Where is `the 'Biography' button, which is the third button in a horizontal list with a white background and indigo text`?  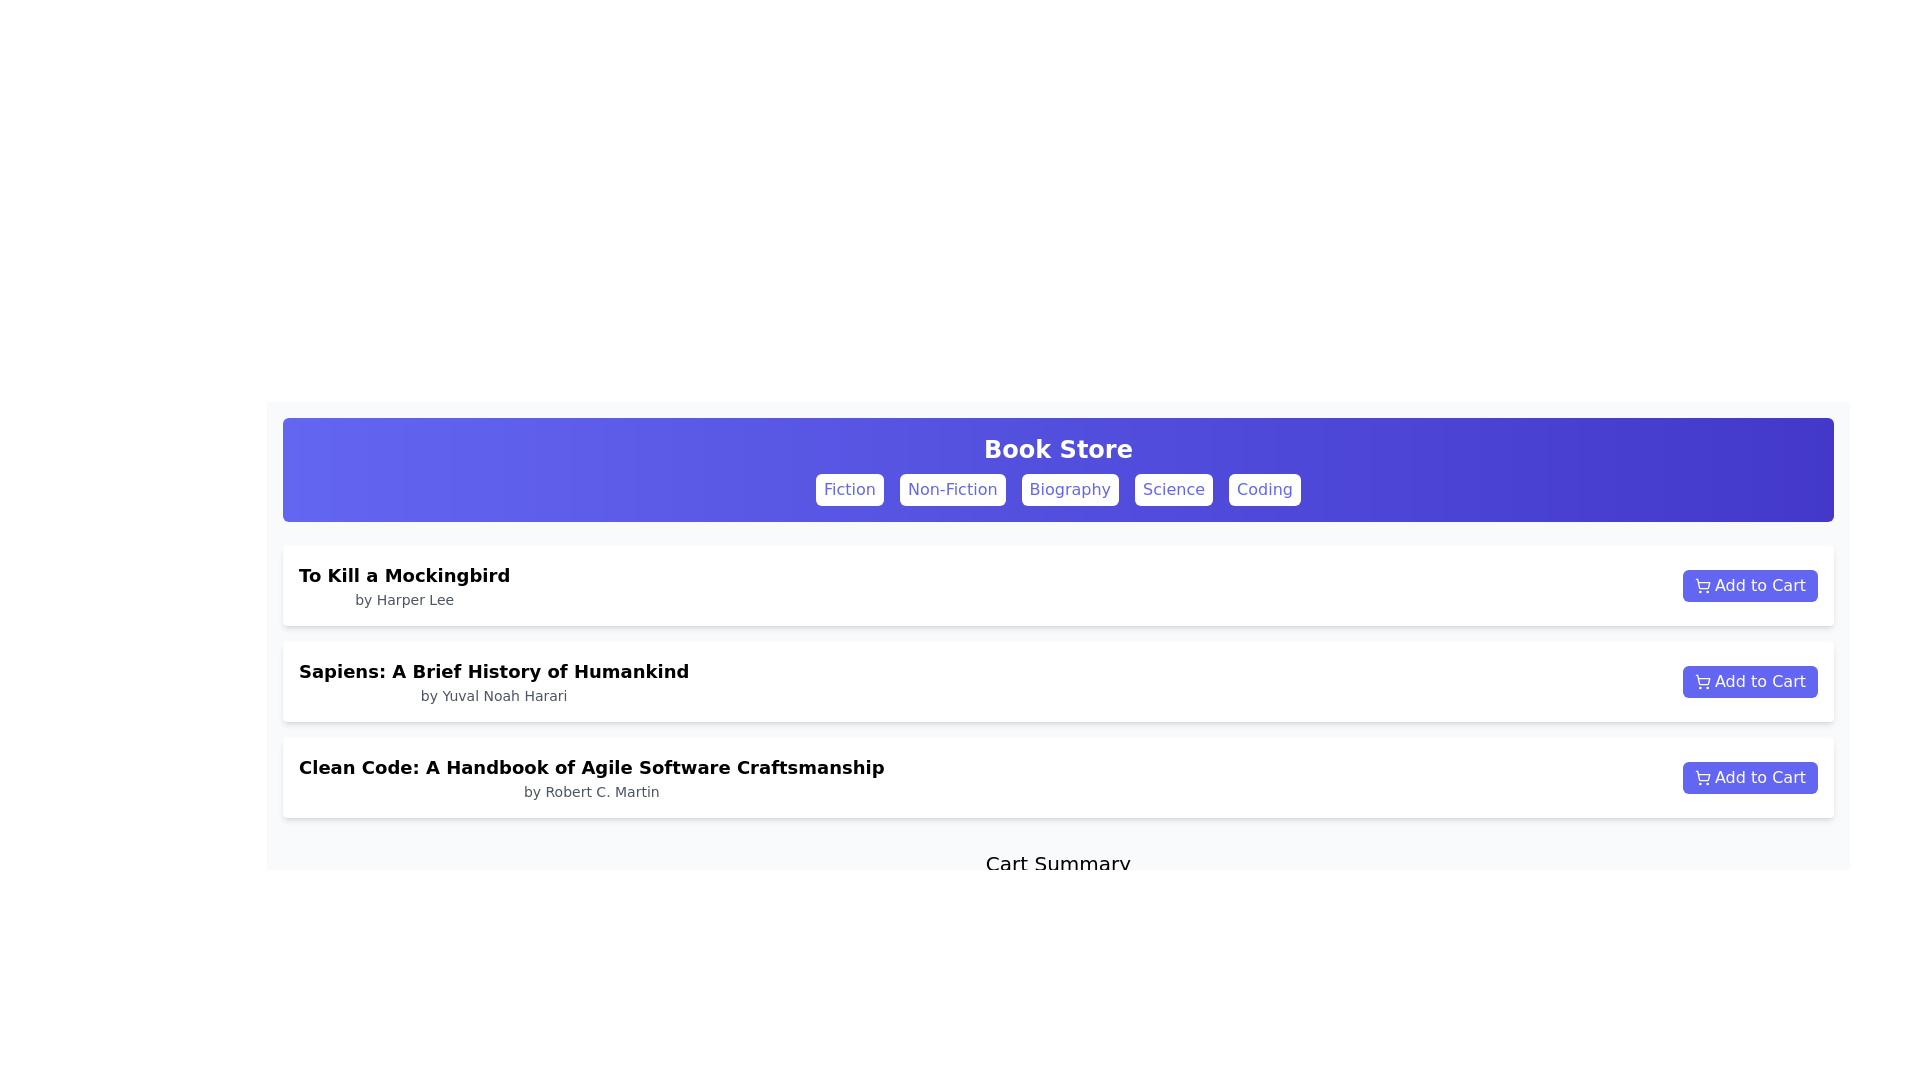 the 'Biography' button, which is the third button in a horizontal list with a white background and indigo text is located at coordinates (1069, 489).